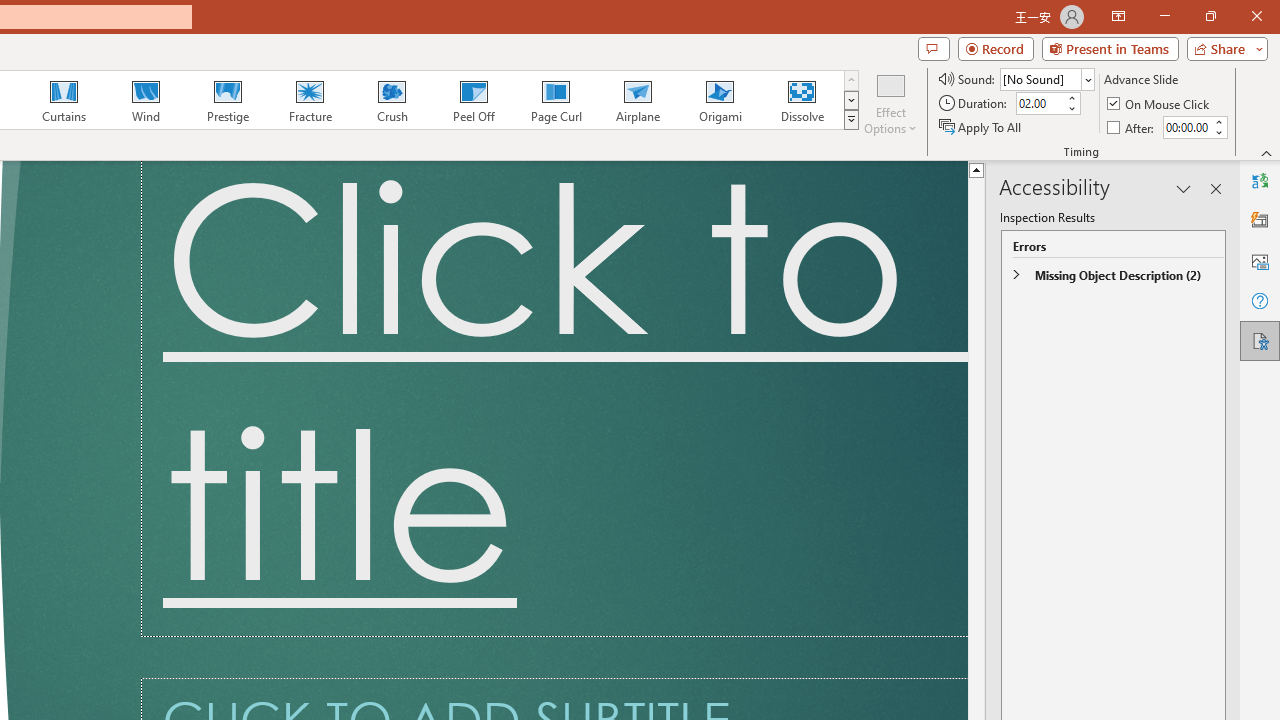 The image size is (1280, 720). What do you see at coordinates (981, 127) in the screenshot?
I see `'Apply To All'` at bounding box center [981, 127].